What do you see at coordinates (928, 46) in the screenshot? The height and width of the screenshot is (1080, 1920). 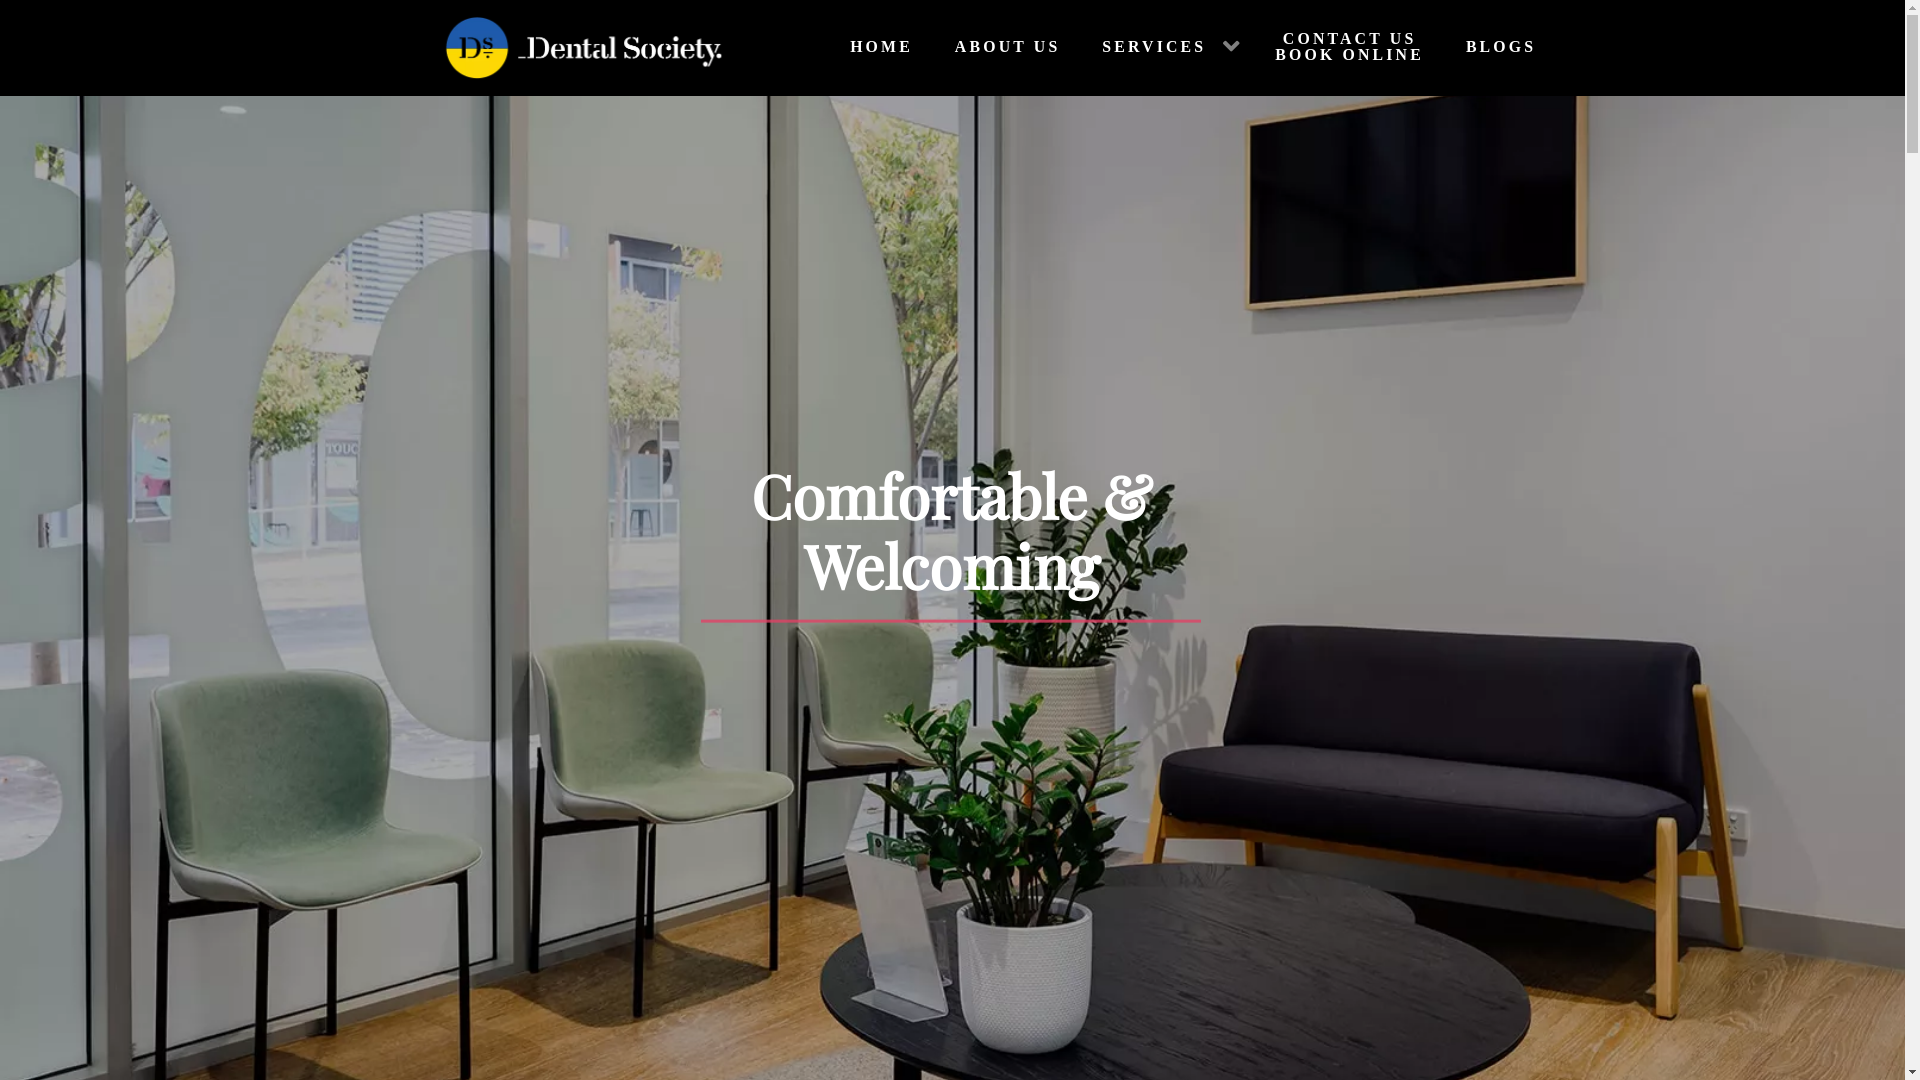 I see `'ABOUT US'` at bounding box center [928, 46].